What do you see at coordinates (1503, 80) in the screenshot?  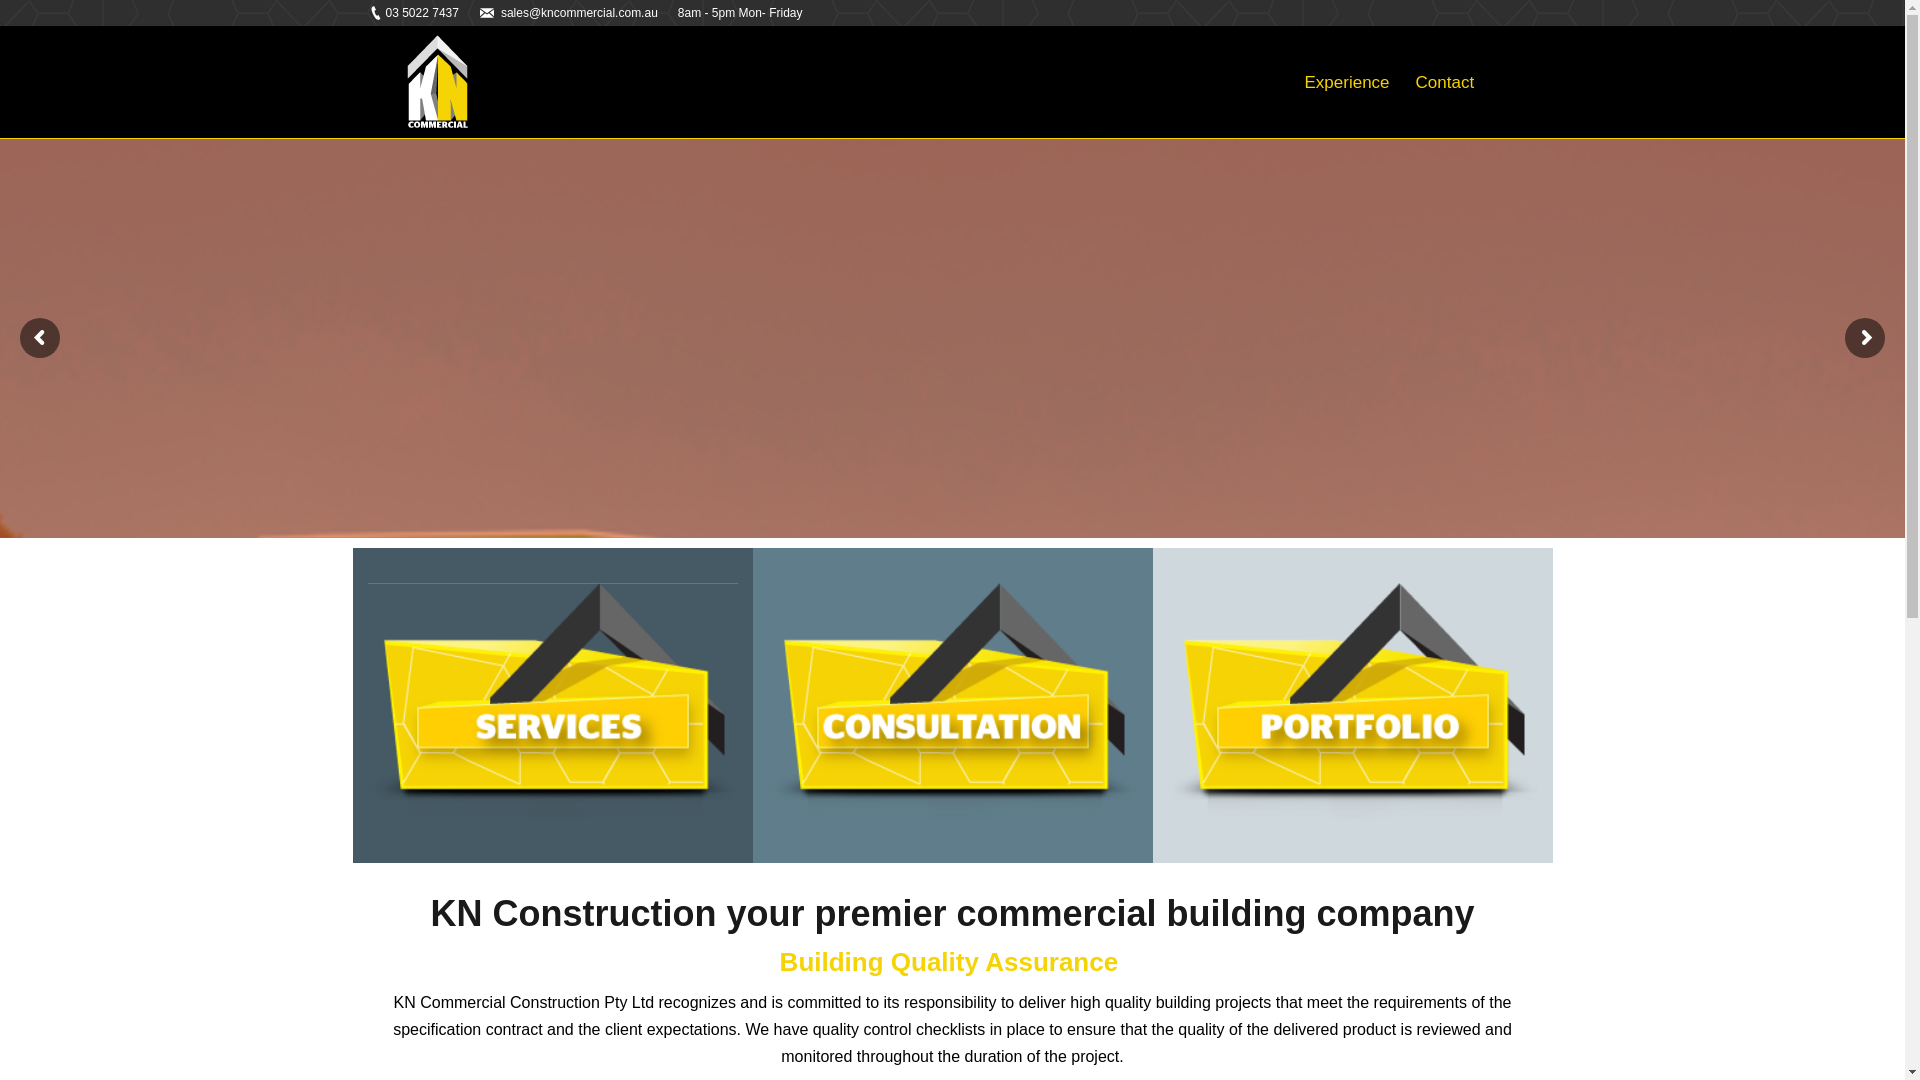 I see `' '` at bounding box center [1503, 80].